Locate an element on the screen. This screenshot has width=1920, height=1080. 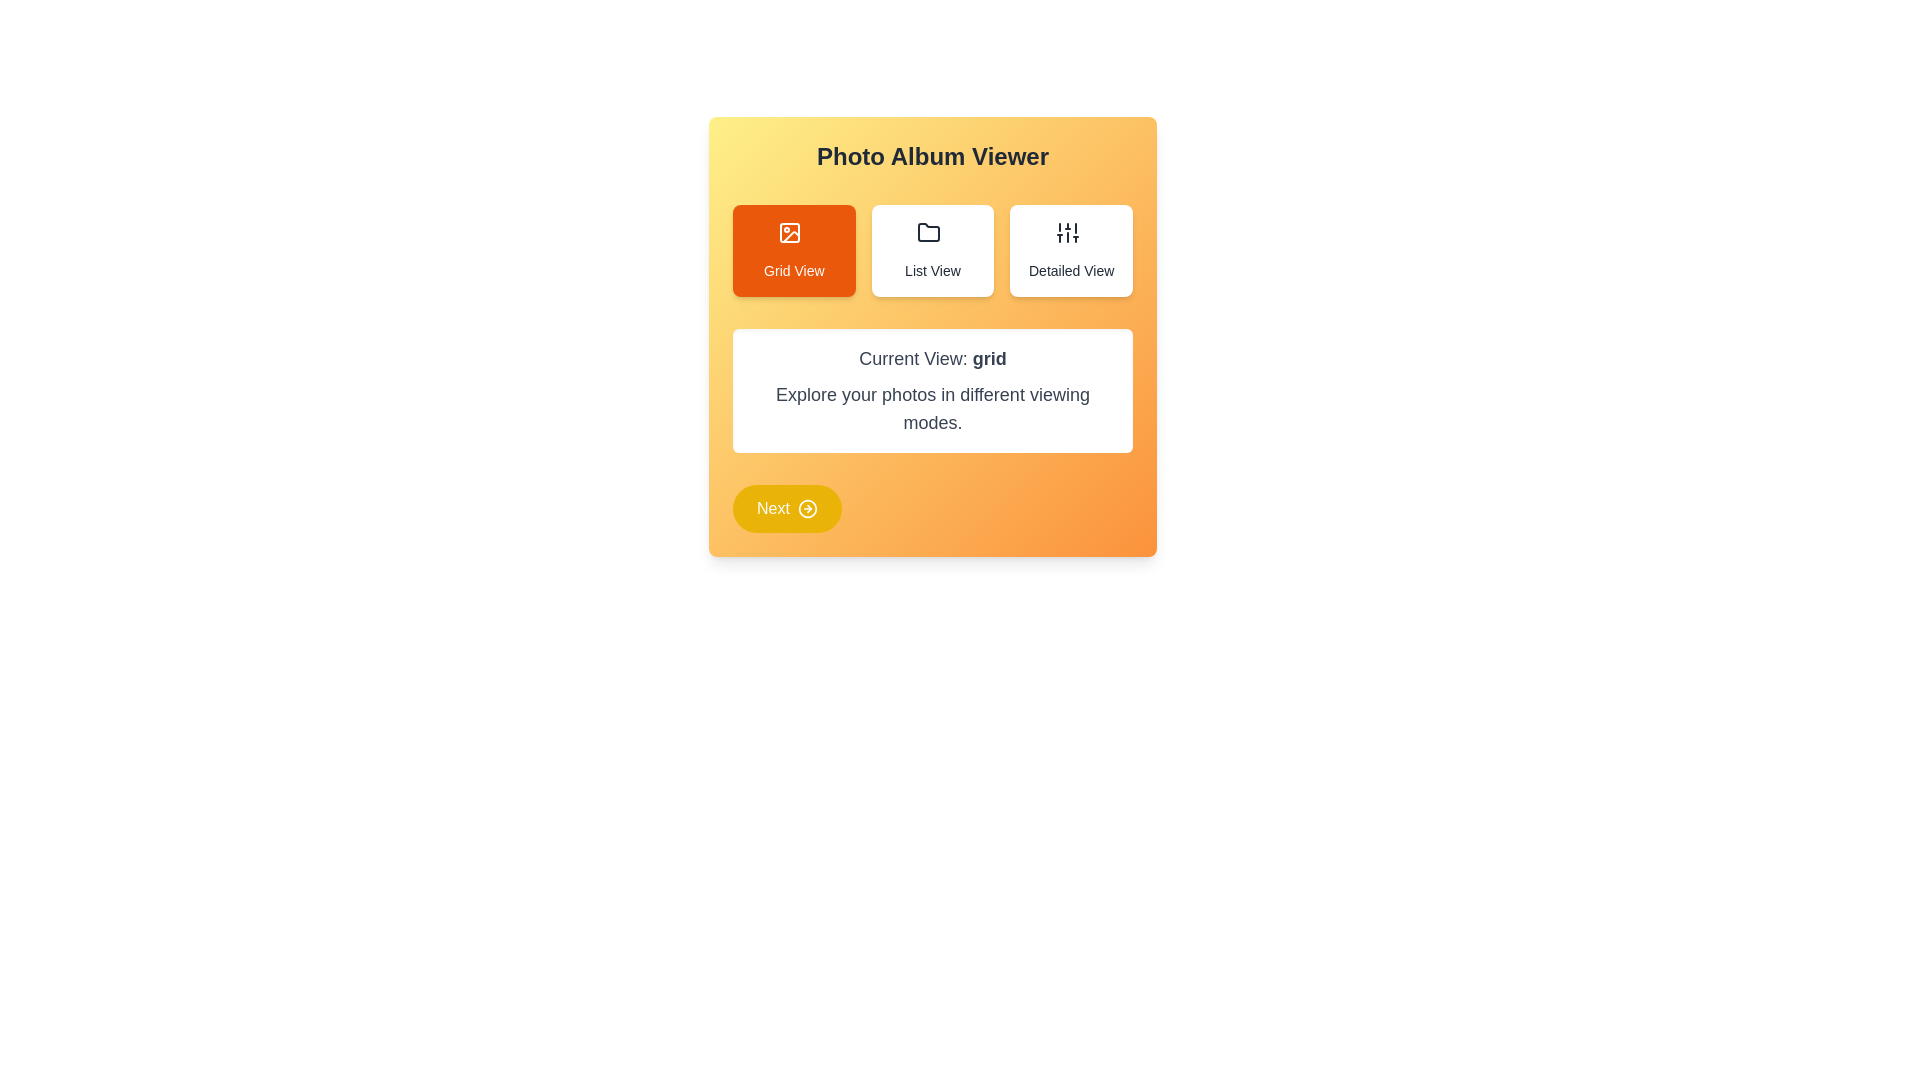
the second button in the horizontal group for switching the photo album view to list format is located at coordinates (931, 249).